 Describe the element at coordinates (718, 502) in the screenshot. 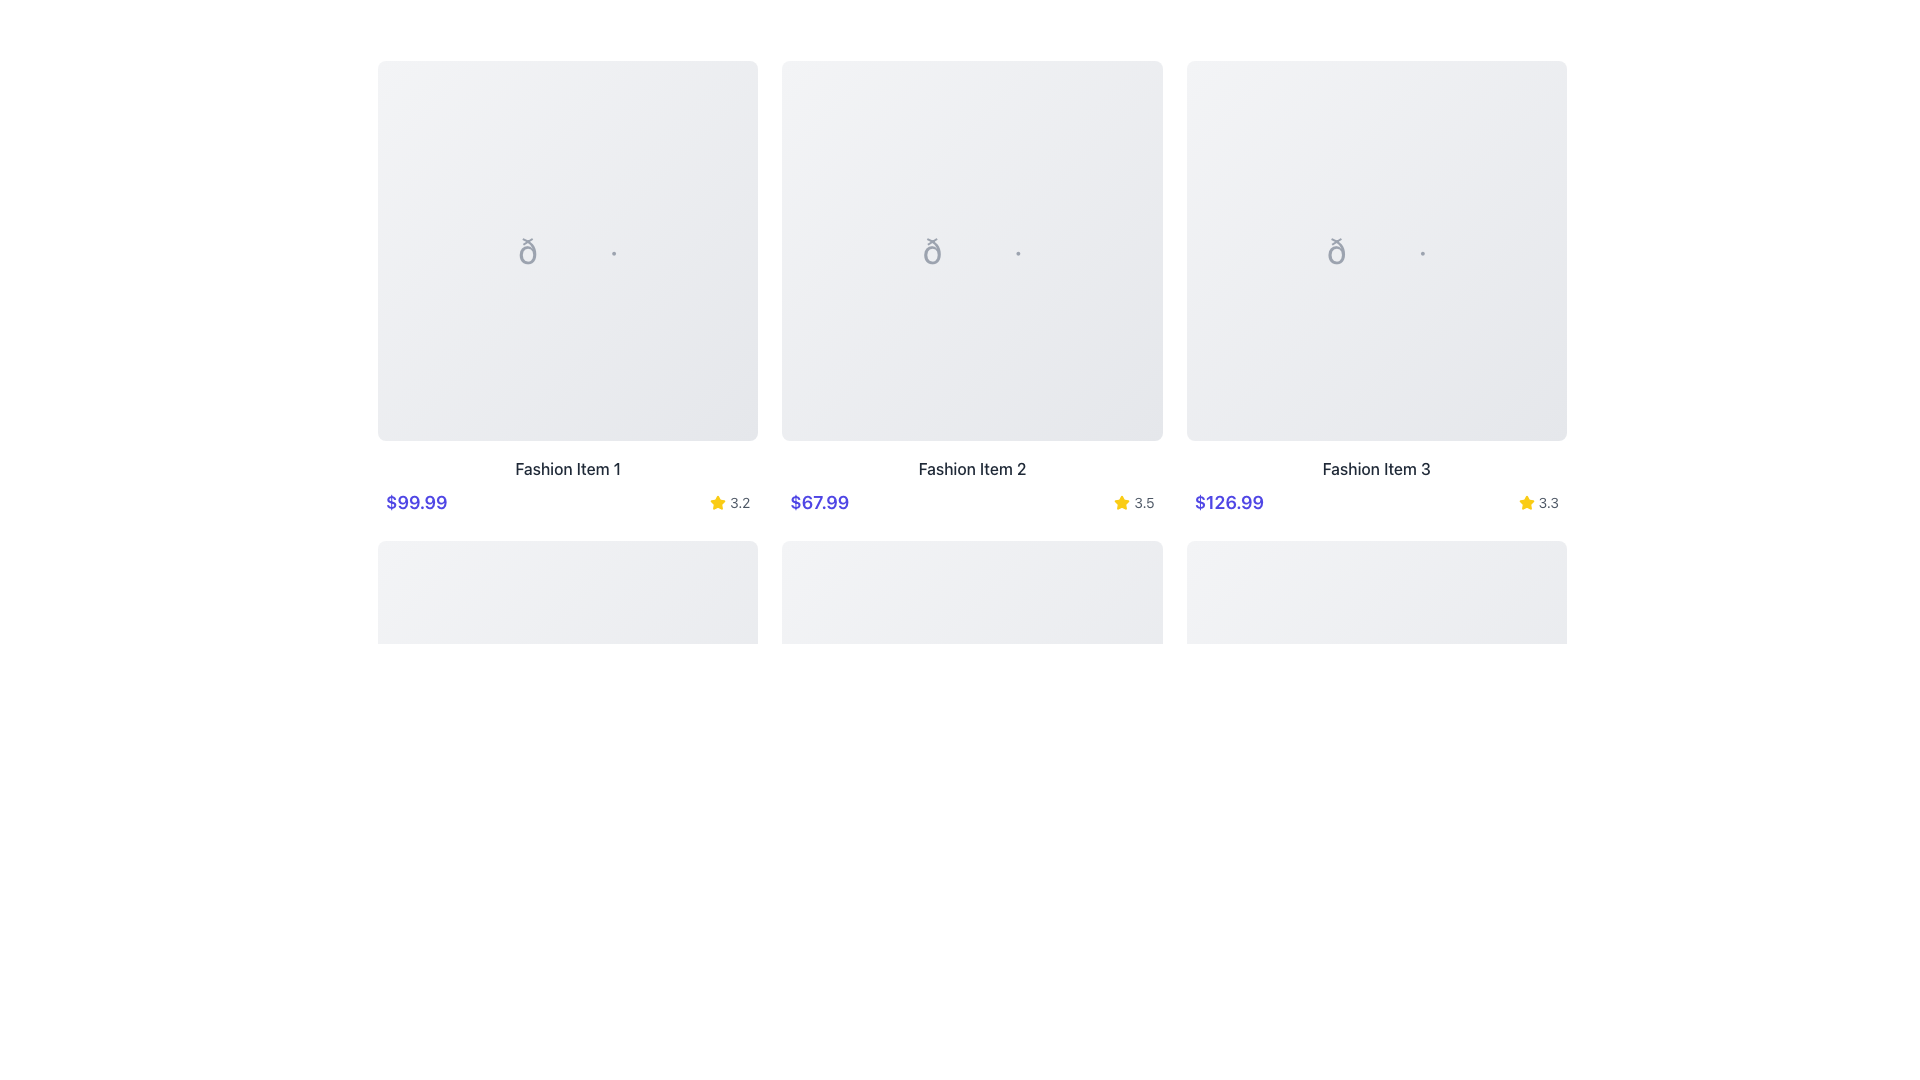

I see `the small, yellow, star-shaped icon next to the text '3.2', which represents a rating system and indicates an active state` at that location.